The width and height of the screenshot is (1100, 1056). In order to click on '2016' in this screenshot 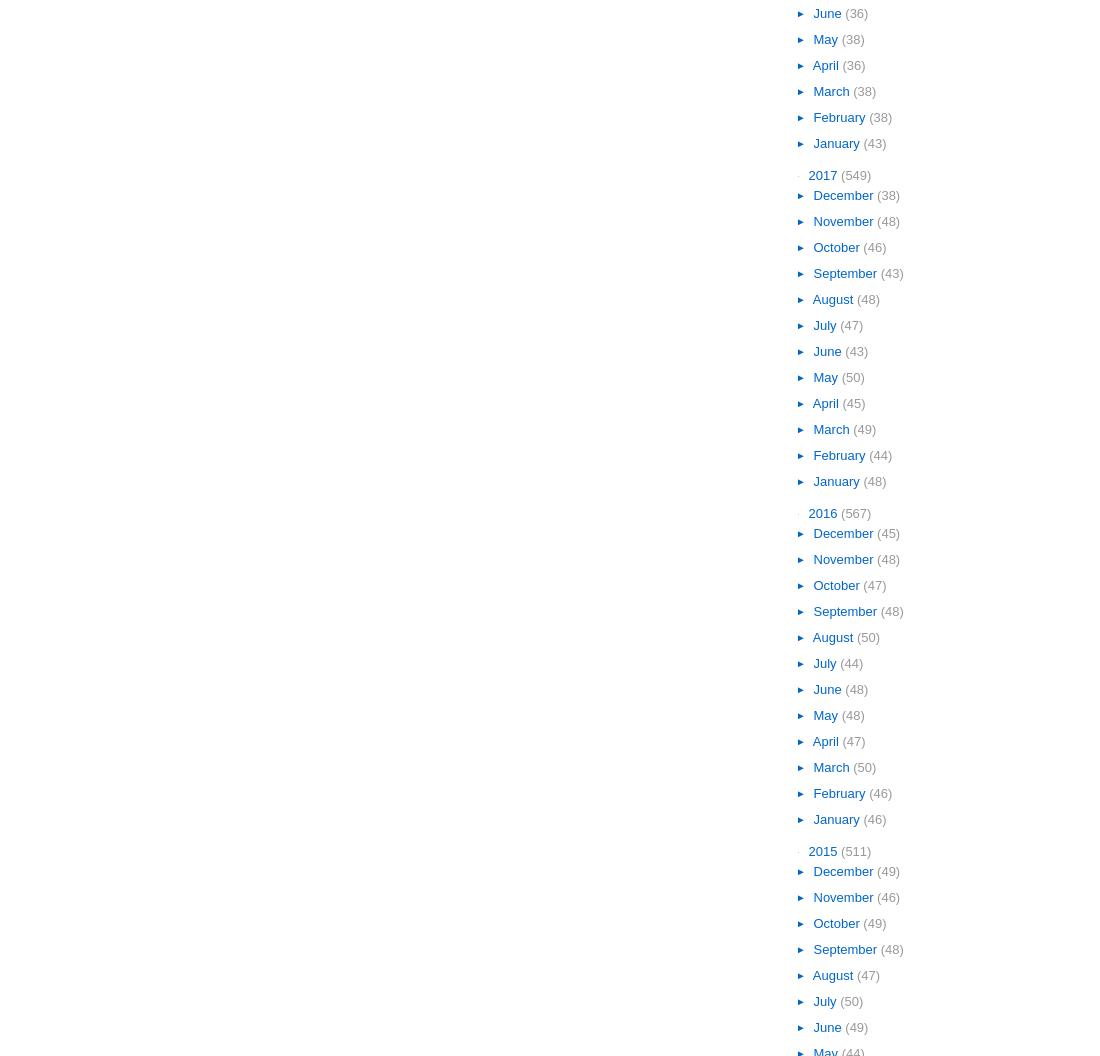, I will do `click(824, 512)`.